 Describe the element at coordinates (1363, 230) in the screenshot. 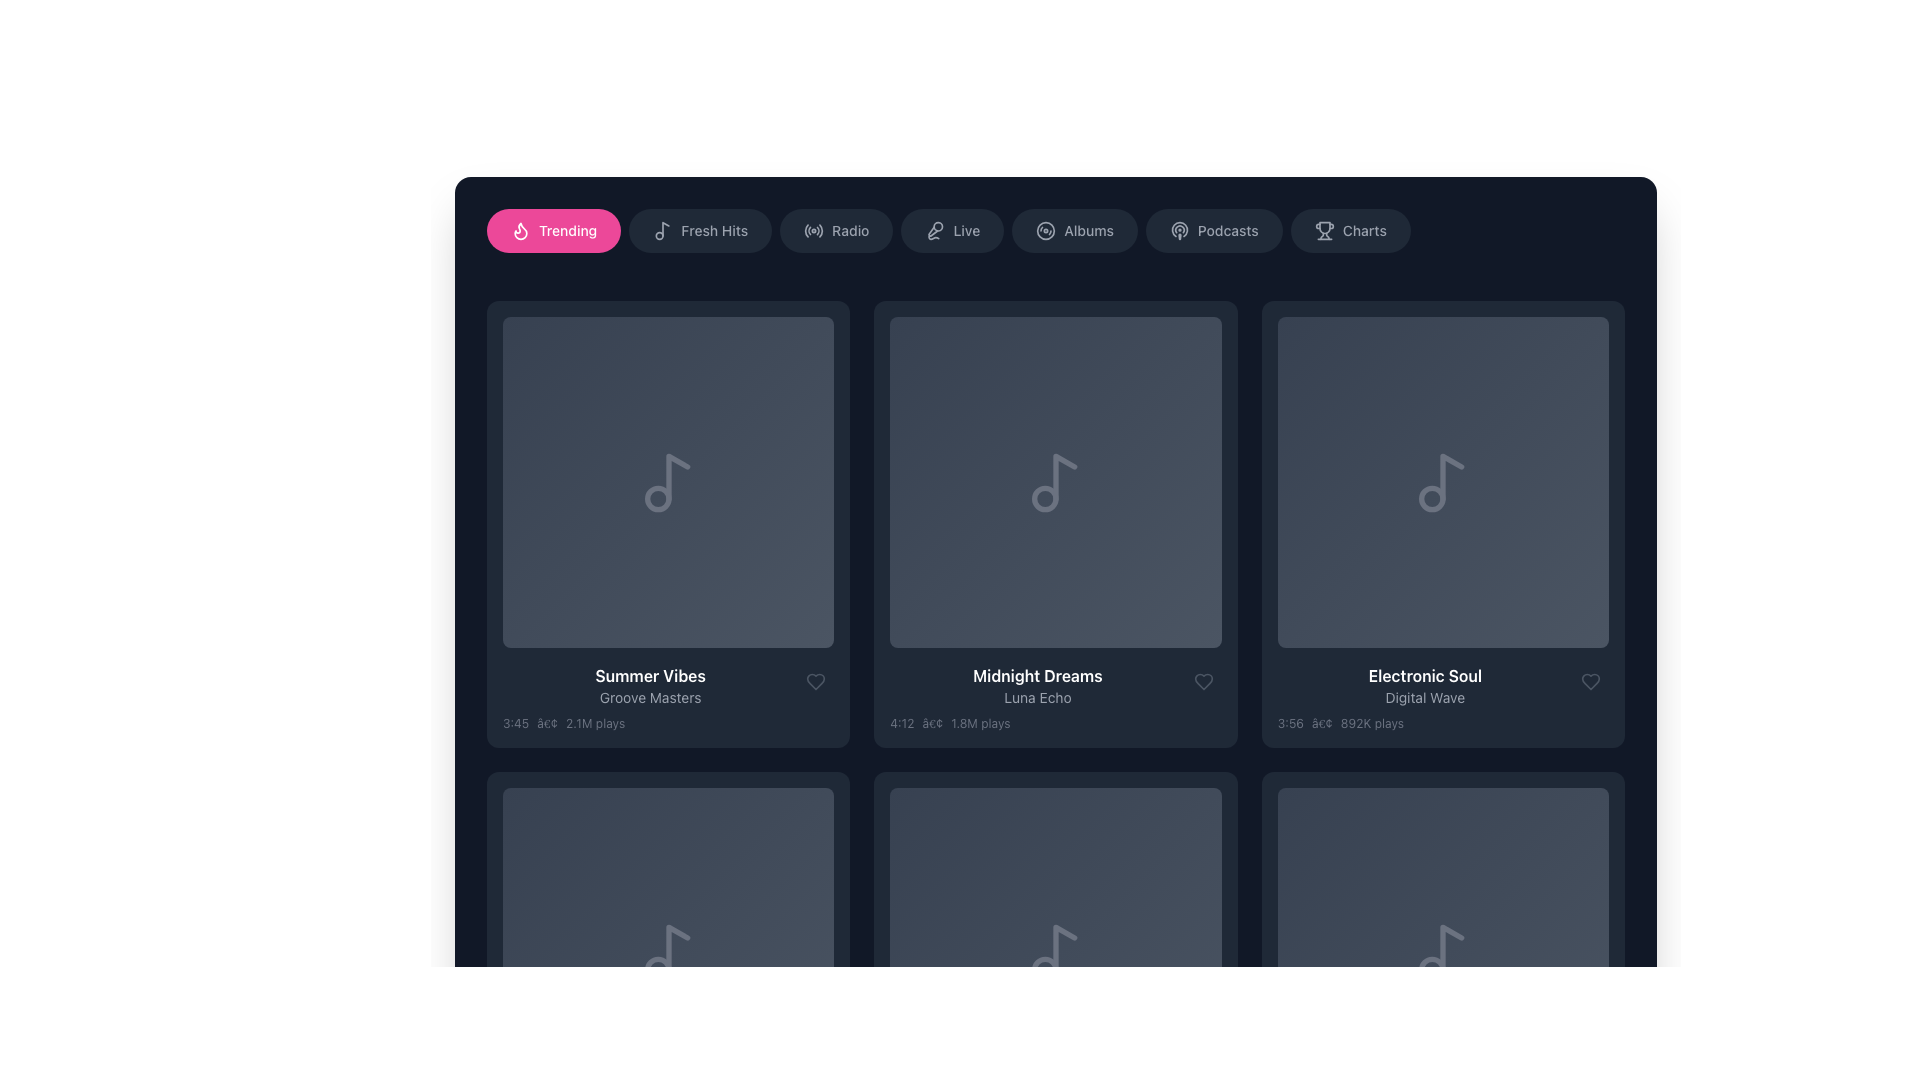

I see `the 'Charts' label located in the upper-right portion of the navigation button` at that location.